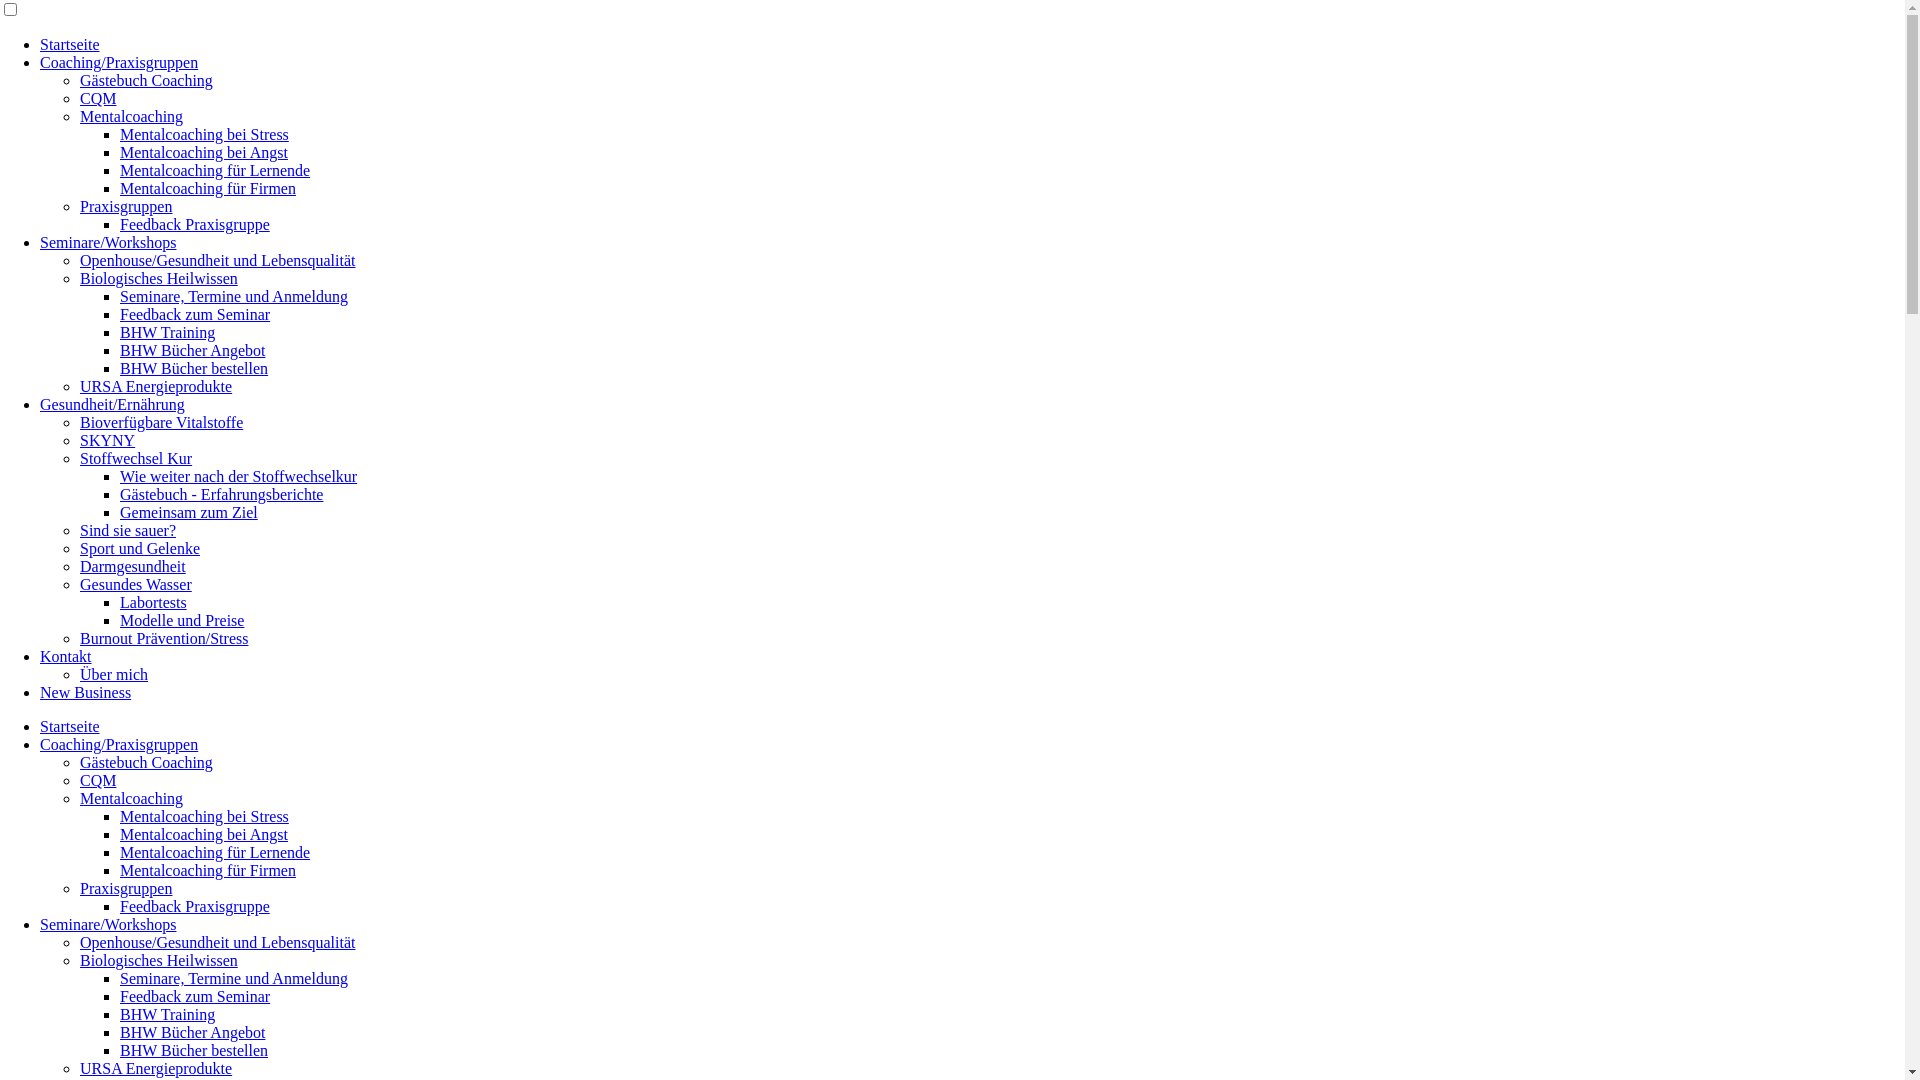  I want to click on 'Seminare, Termine und Anmeldung', so click(234, 296).